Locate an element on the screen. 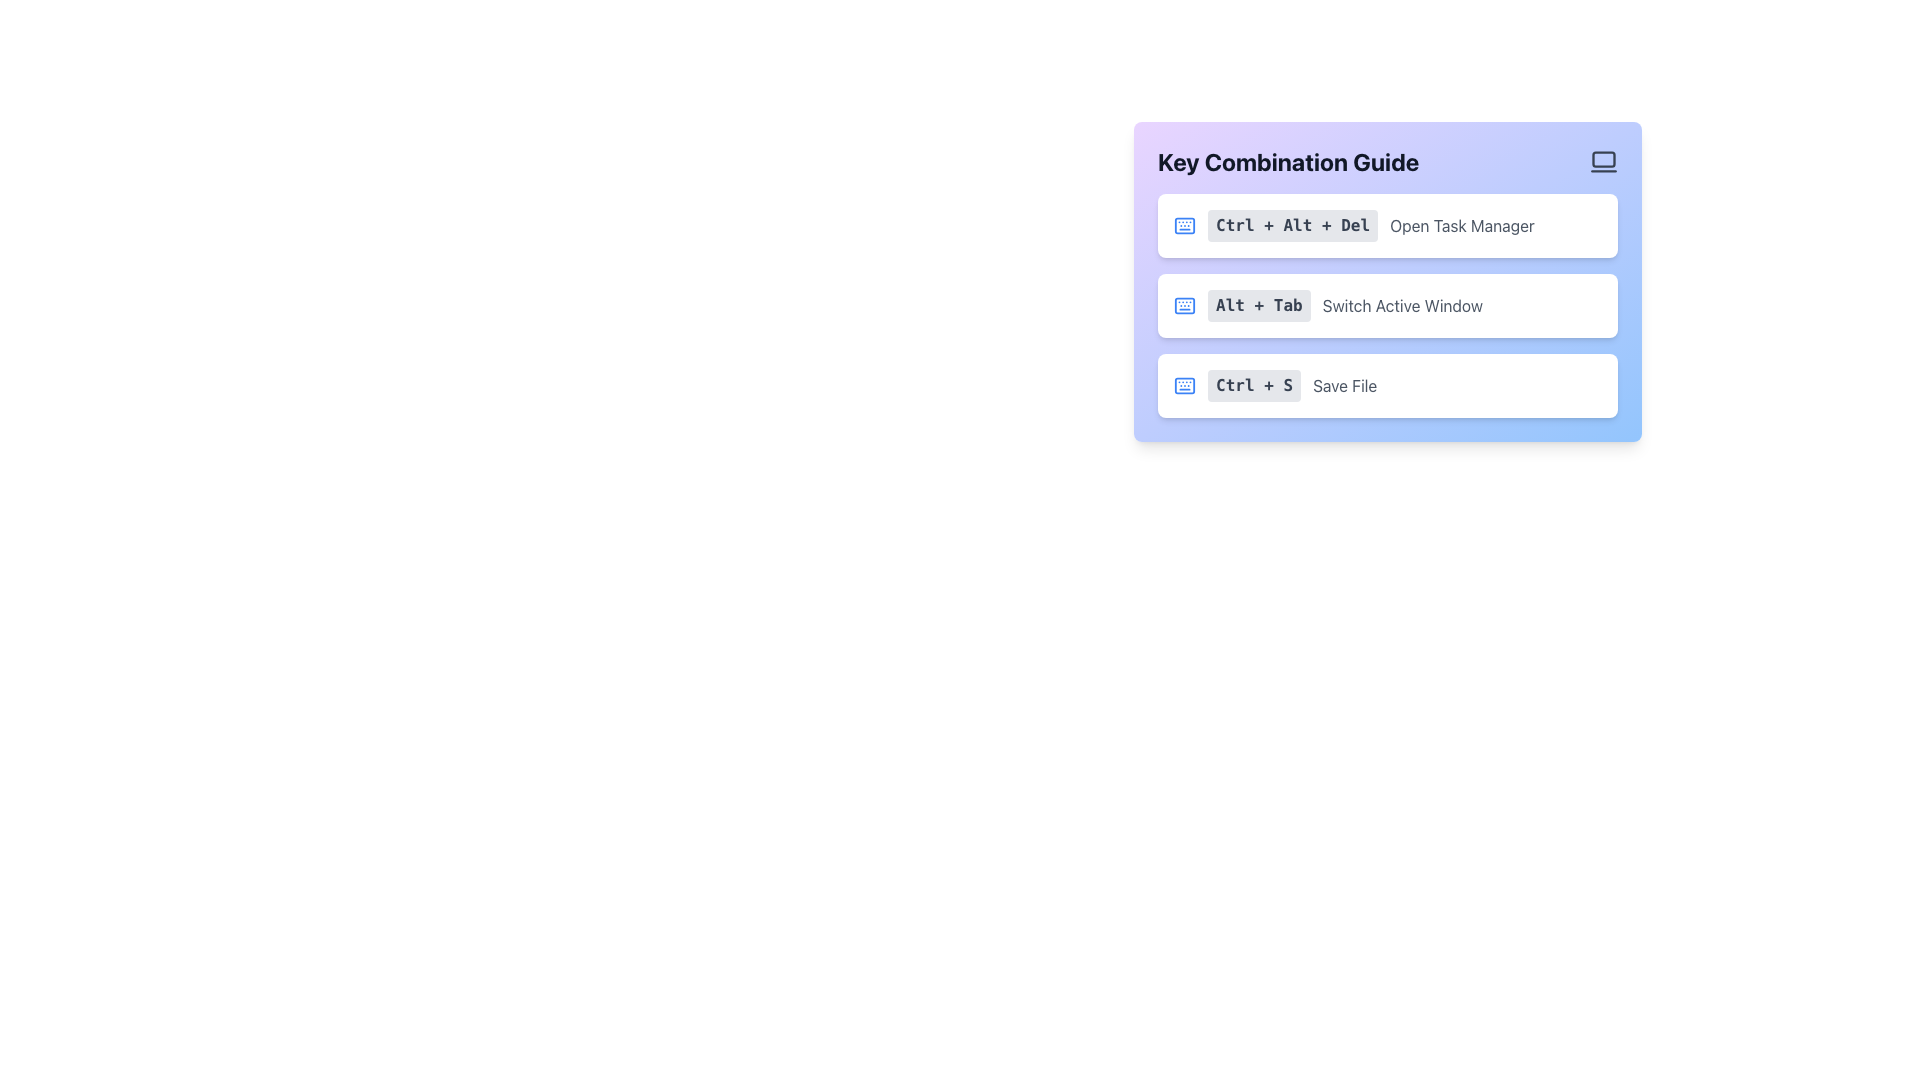 The width and height of the screenshot is (1920, 1080). the blue keyboard icon located at the topmost item of the list, which represents keyboard-related functionalities is located at coordinates (1185, 225).